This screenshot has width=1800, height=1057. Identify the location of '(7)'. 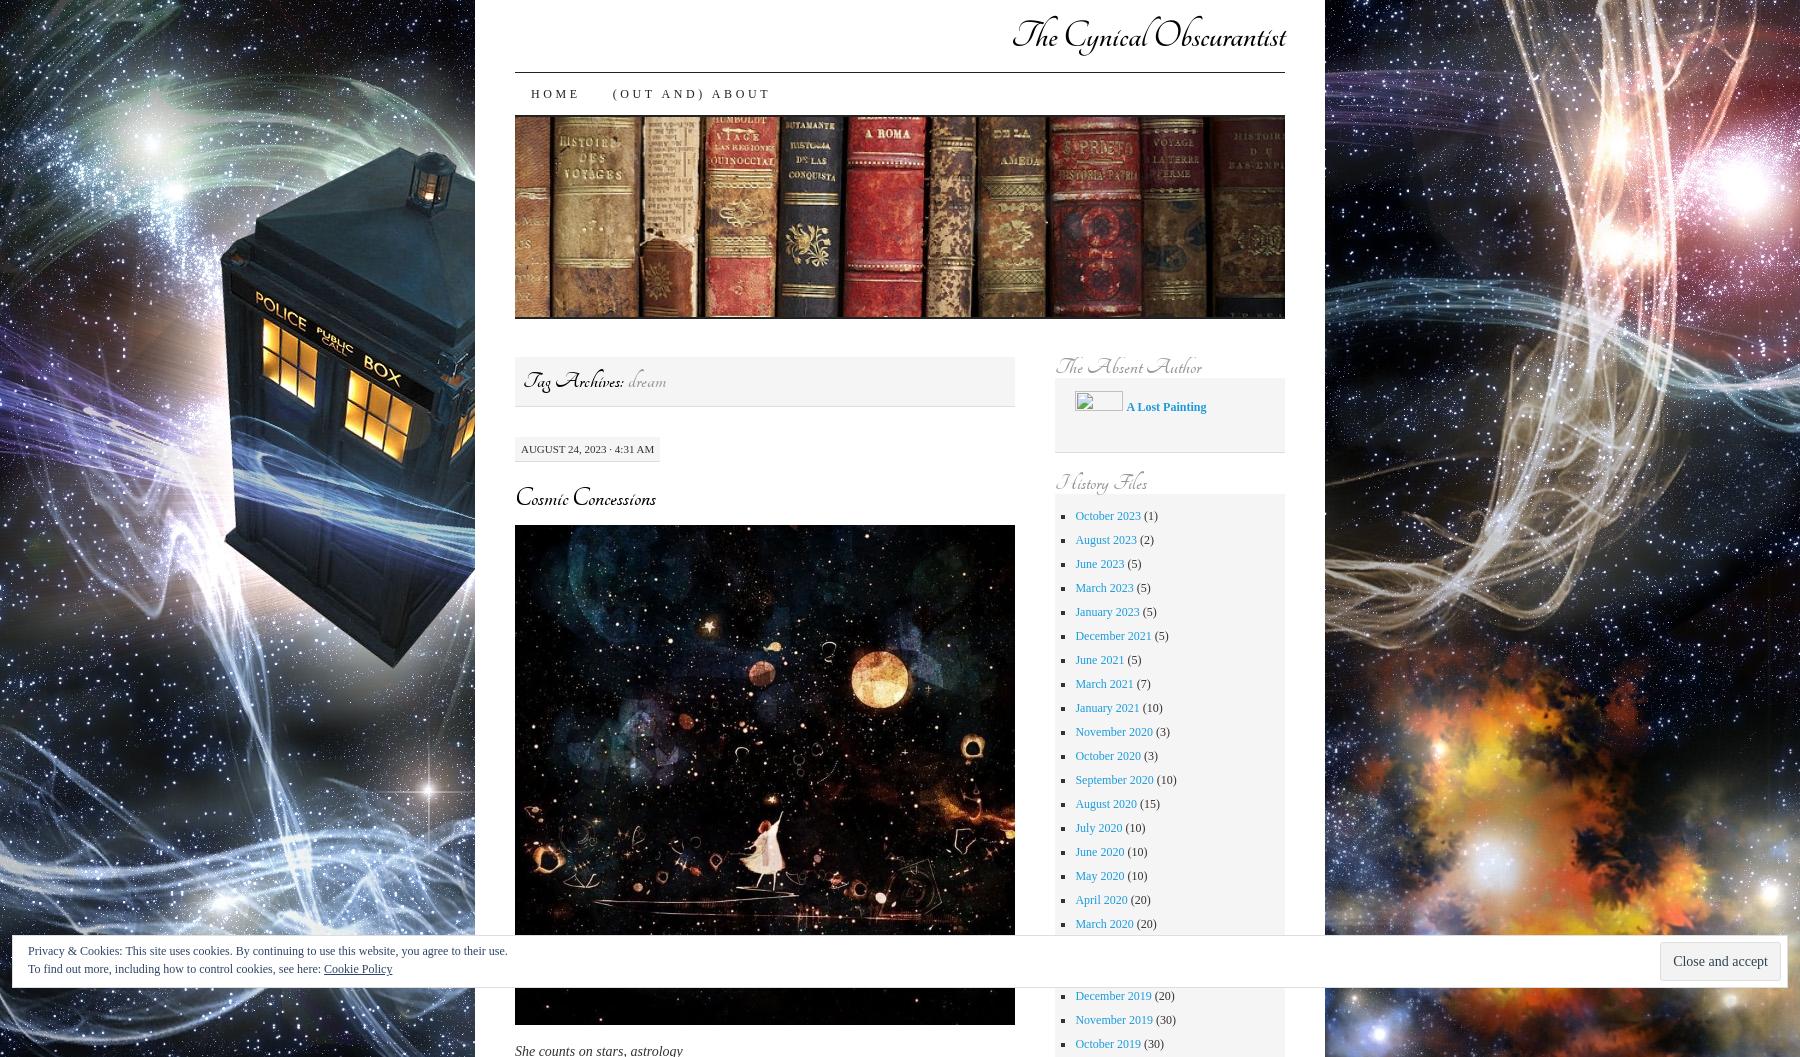
(1131, 682).